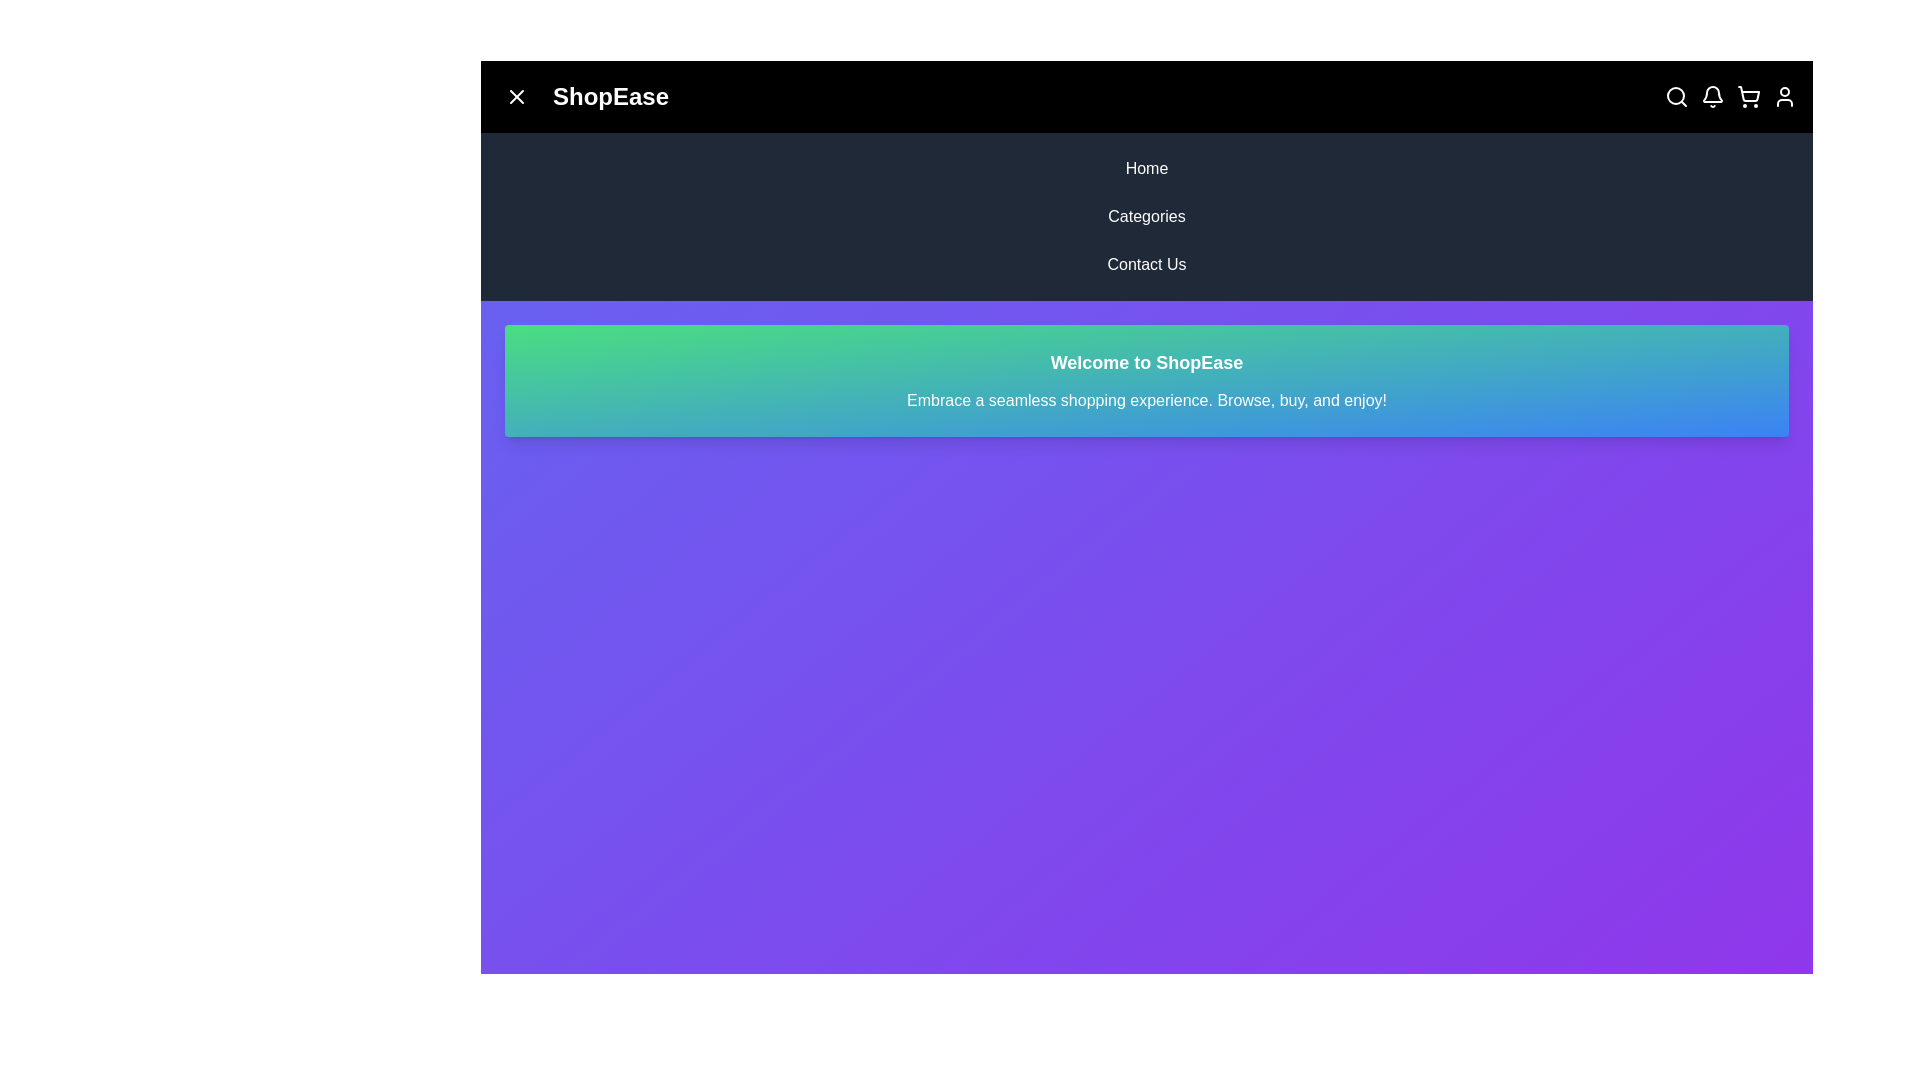 Image resolution: width=1920 pixels, height=1080 pixels. I want to click on toggle button to close the menu, so click(517, 96).